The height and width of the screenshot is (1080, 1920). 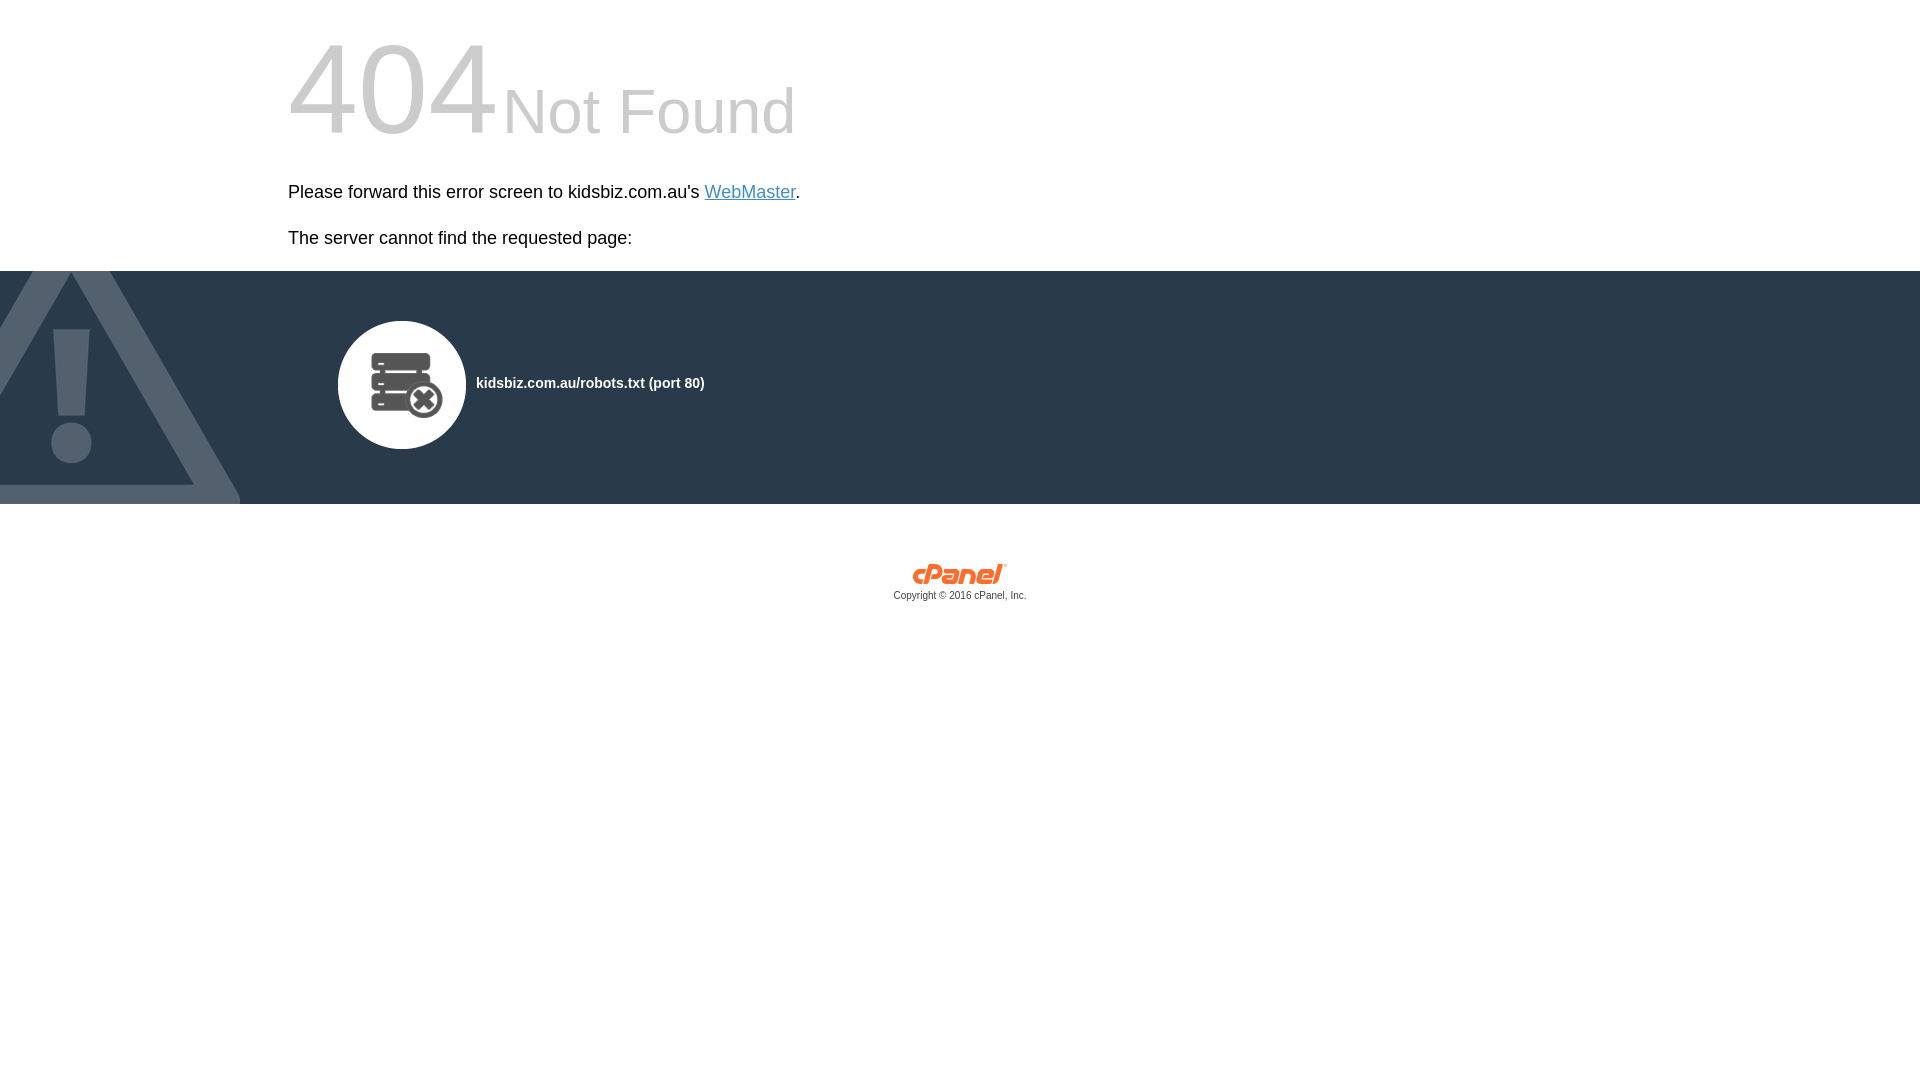 I want to click on 'WebMaster', so click(x=749, y=192).